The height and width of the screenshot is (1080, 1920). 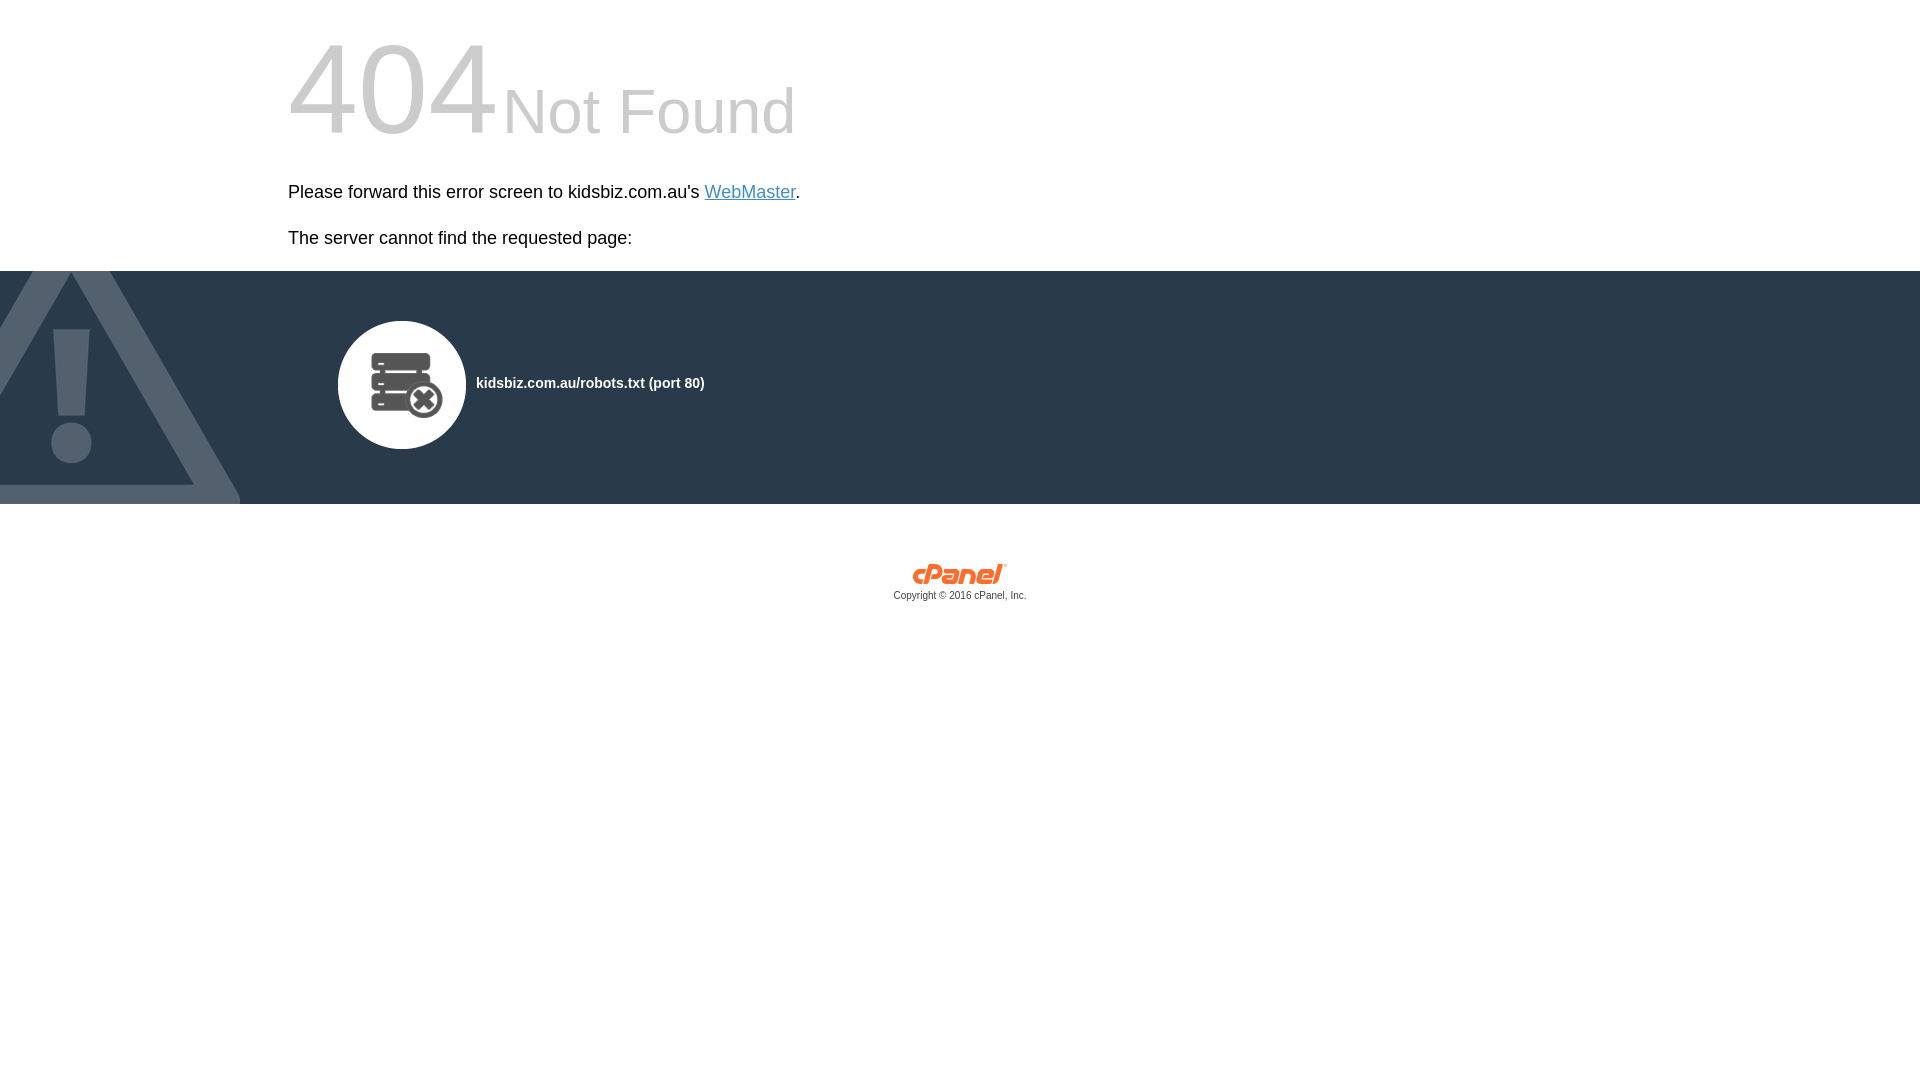 I want to click on 'WebMaster', so click(x=749, y=192).